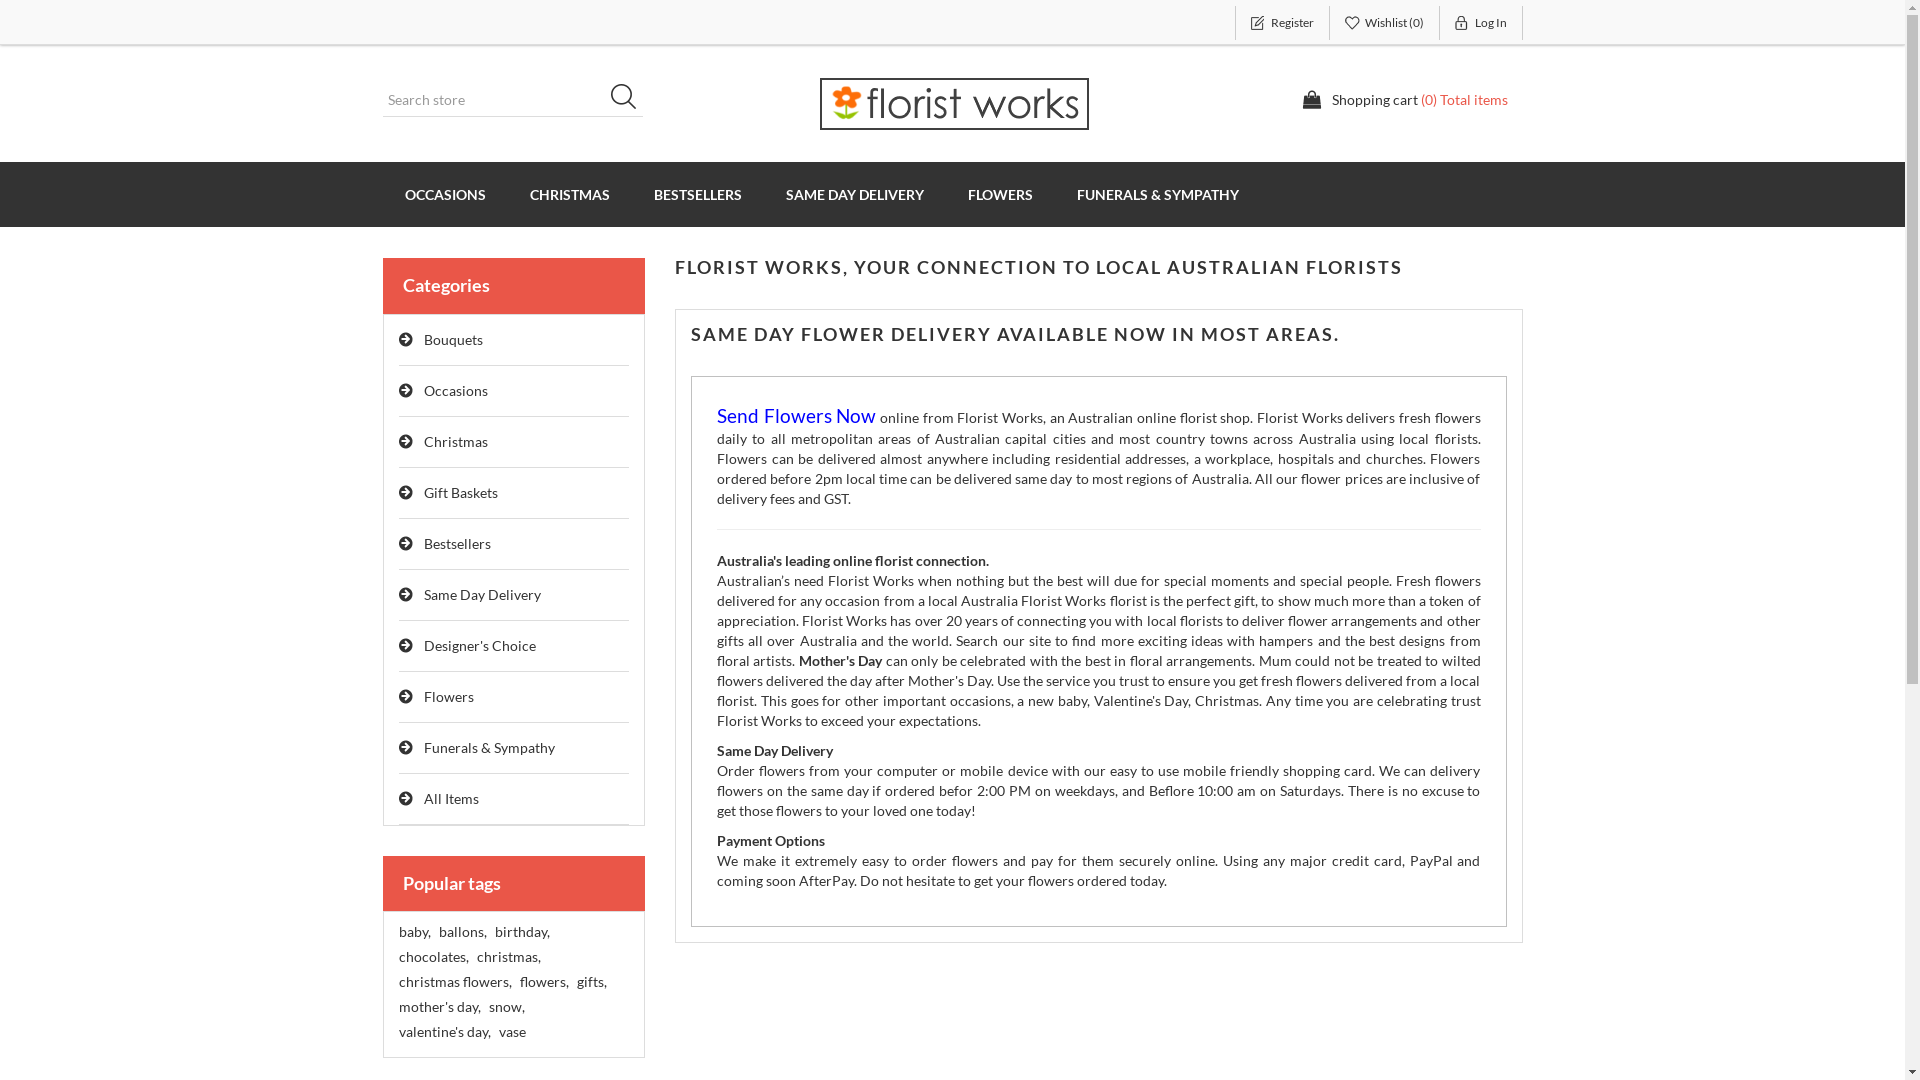  I want to click on 'chocolates,', so click(431, 955).